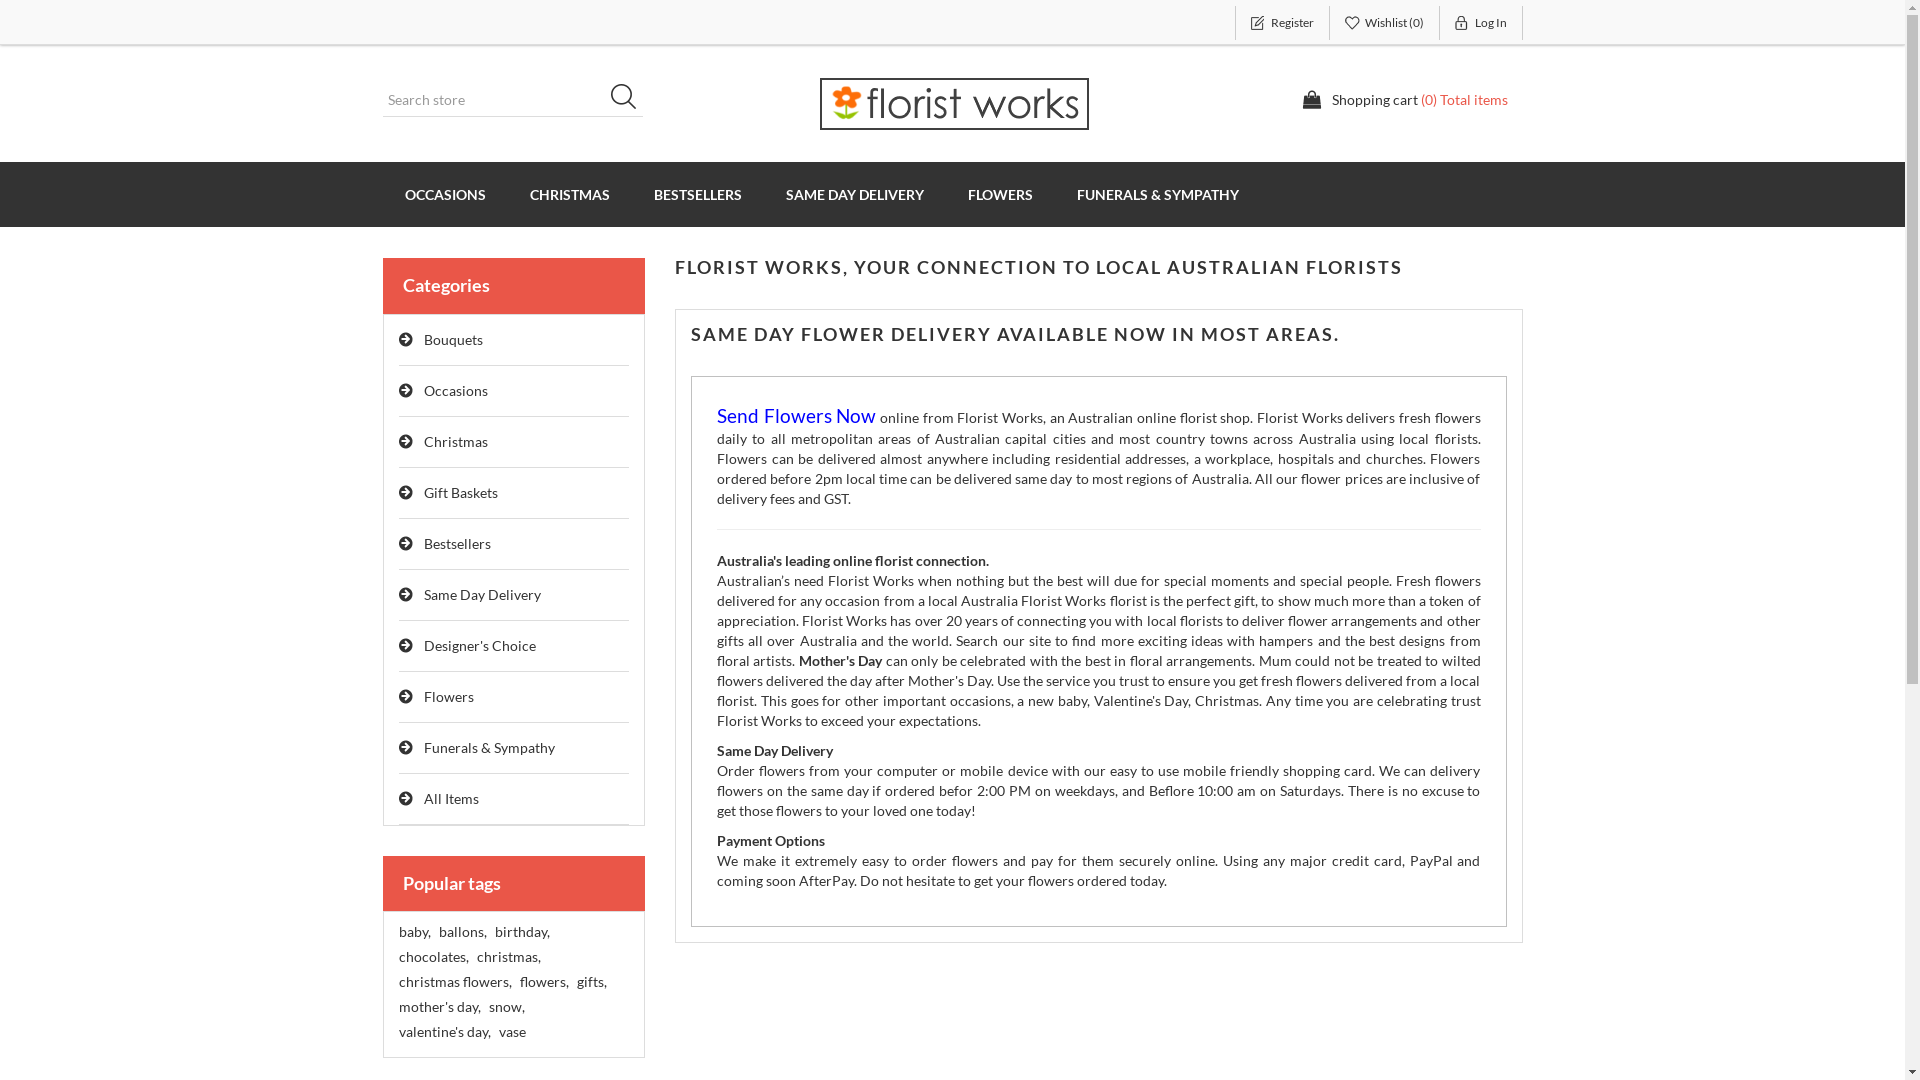  I want to click on 'chocolates,', so click(431, 955).